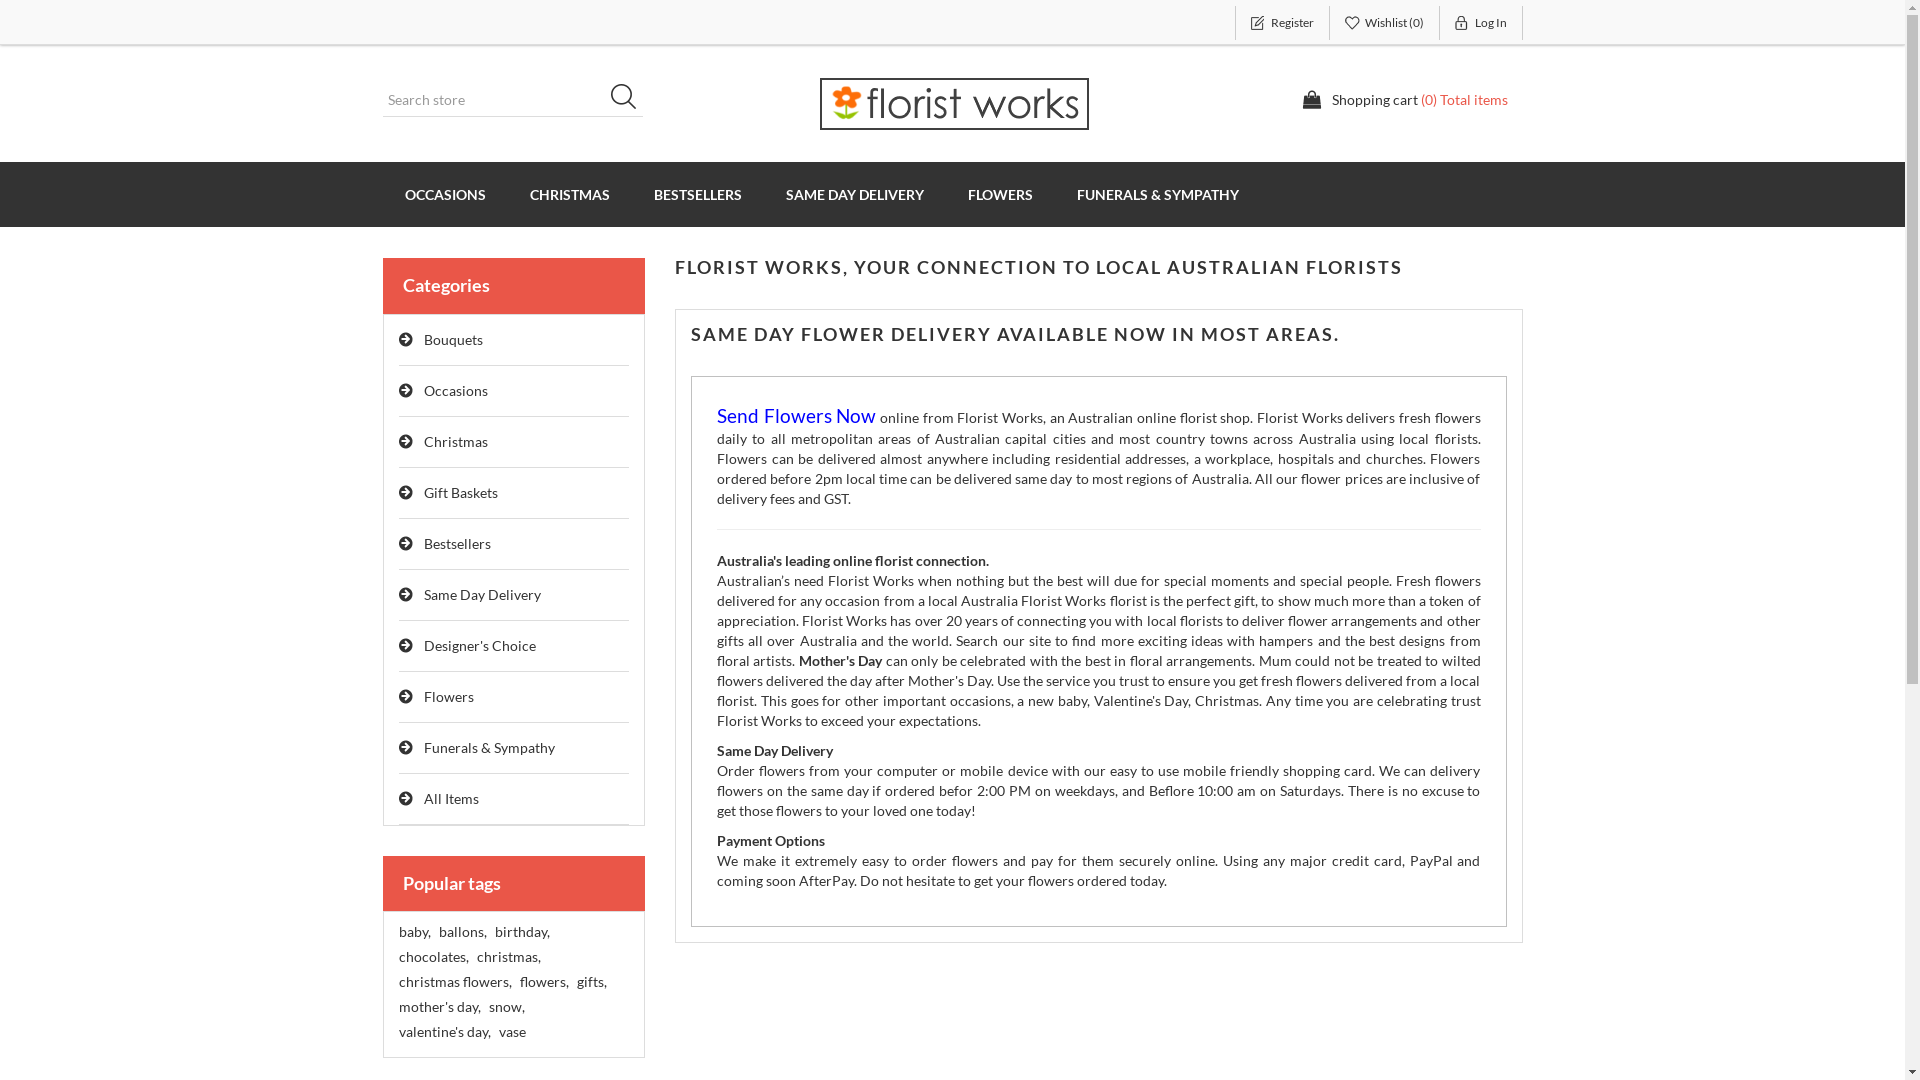  I want to click on 'chocolates,', so click(431, 955).